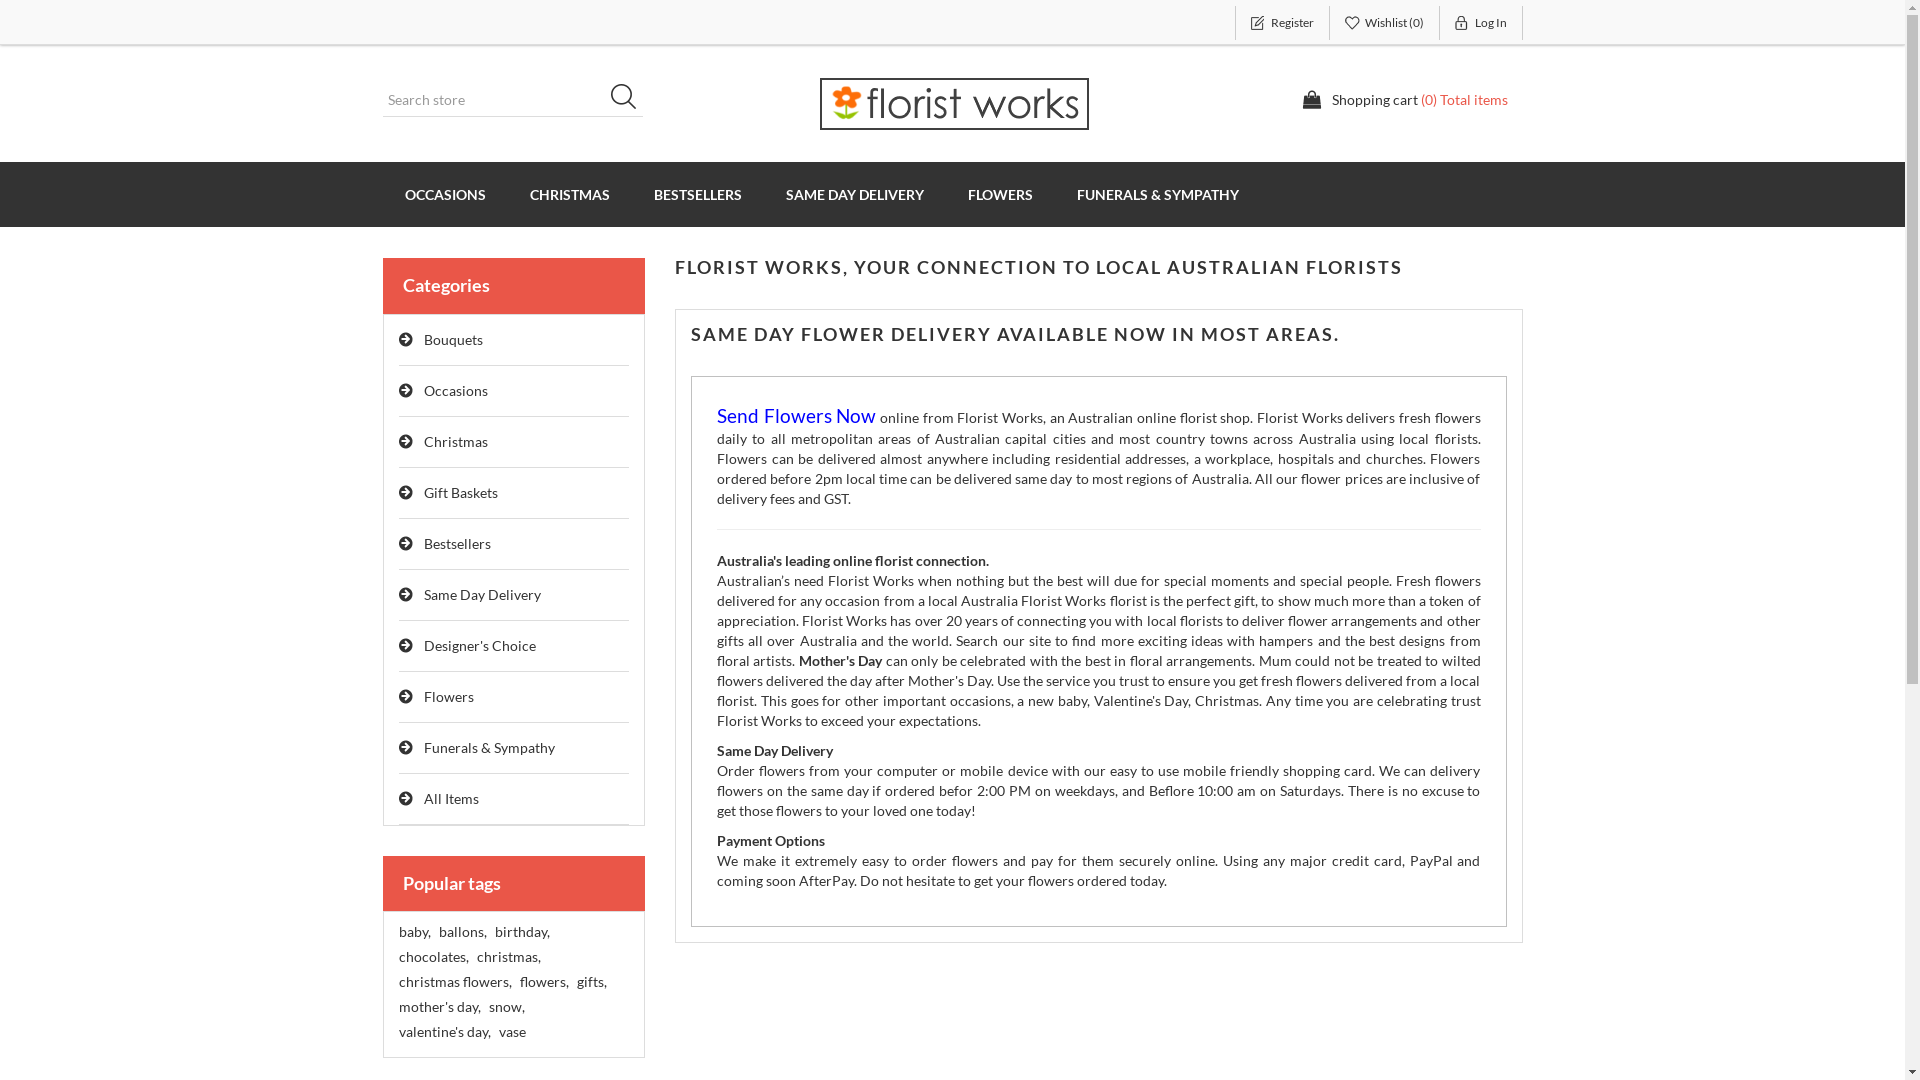  I want to click on 'chocolates,', so click(431, 955).